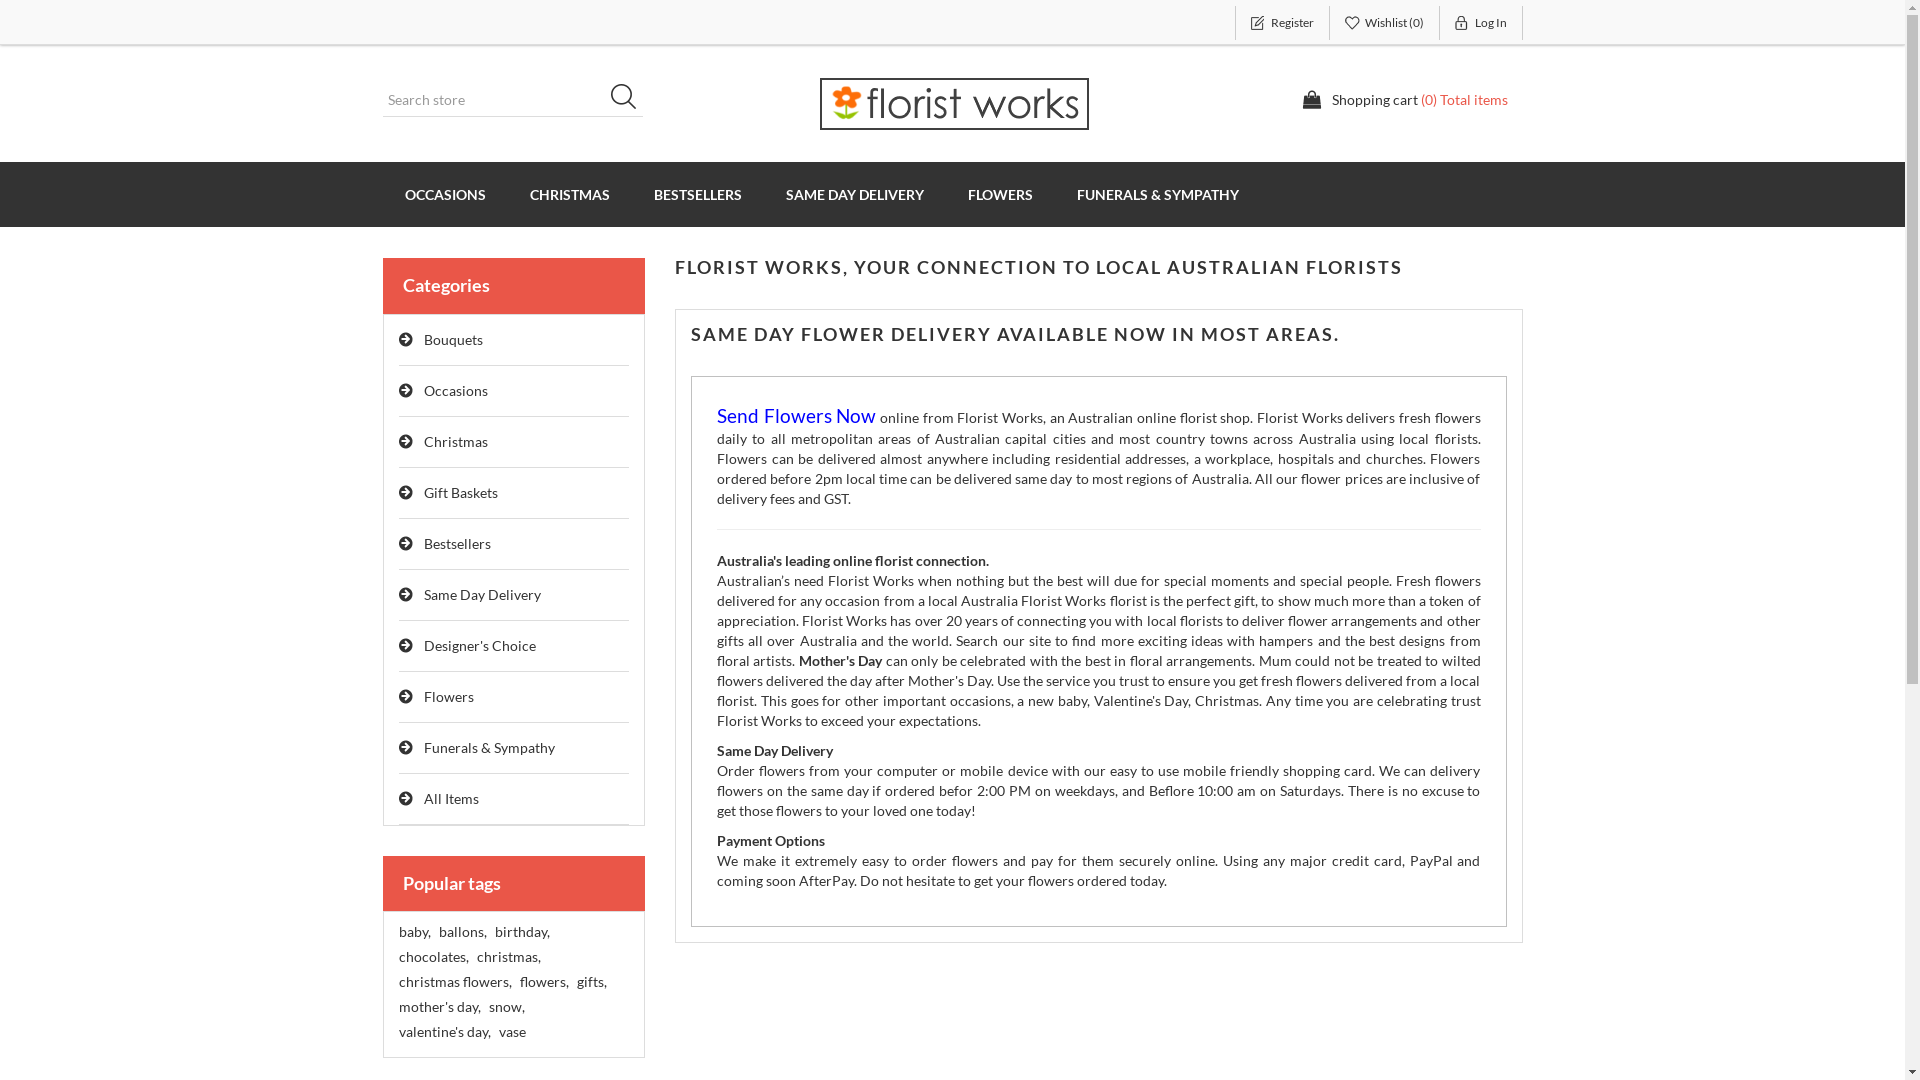  I want to click on 'chocolates,', so click(431, 955).